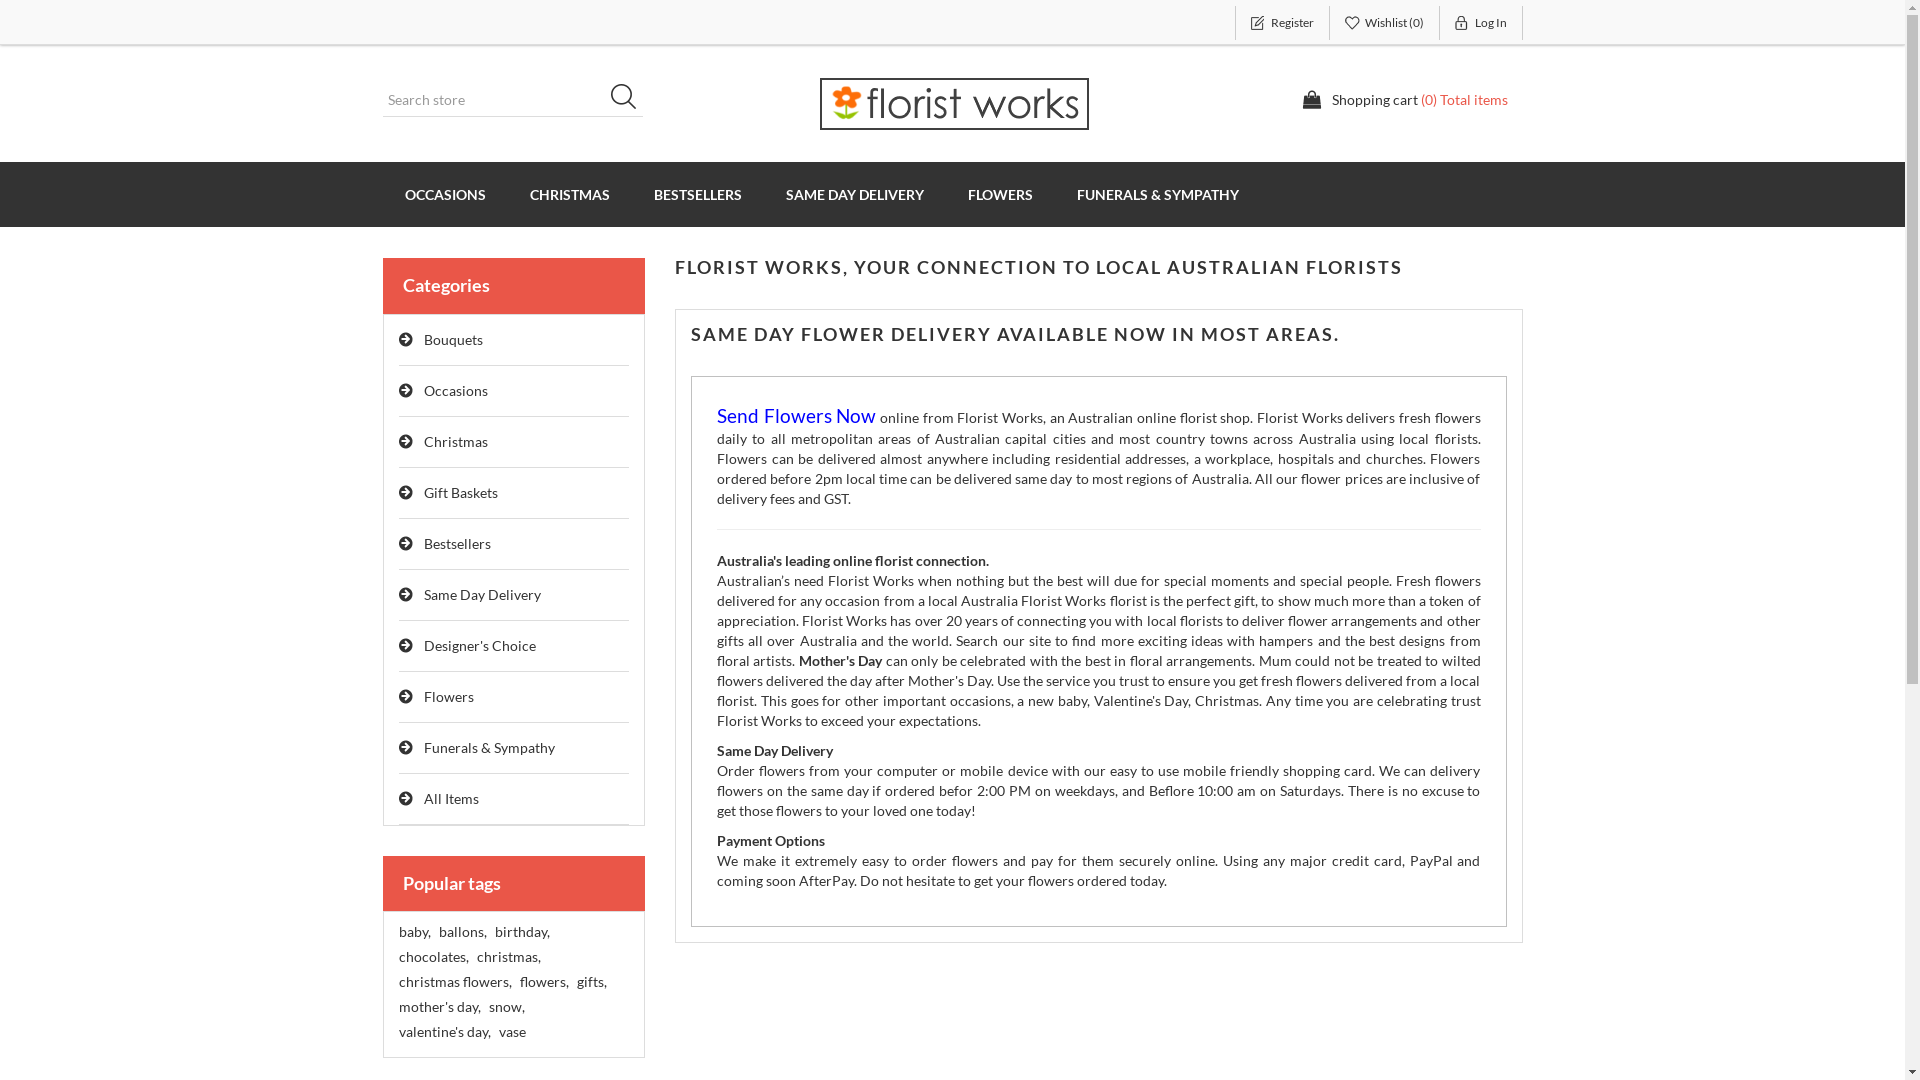  I want to click on 'chocolates,', so click(431, 955).